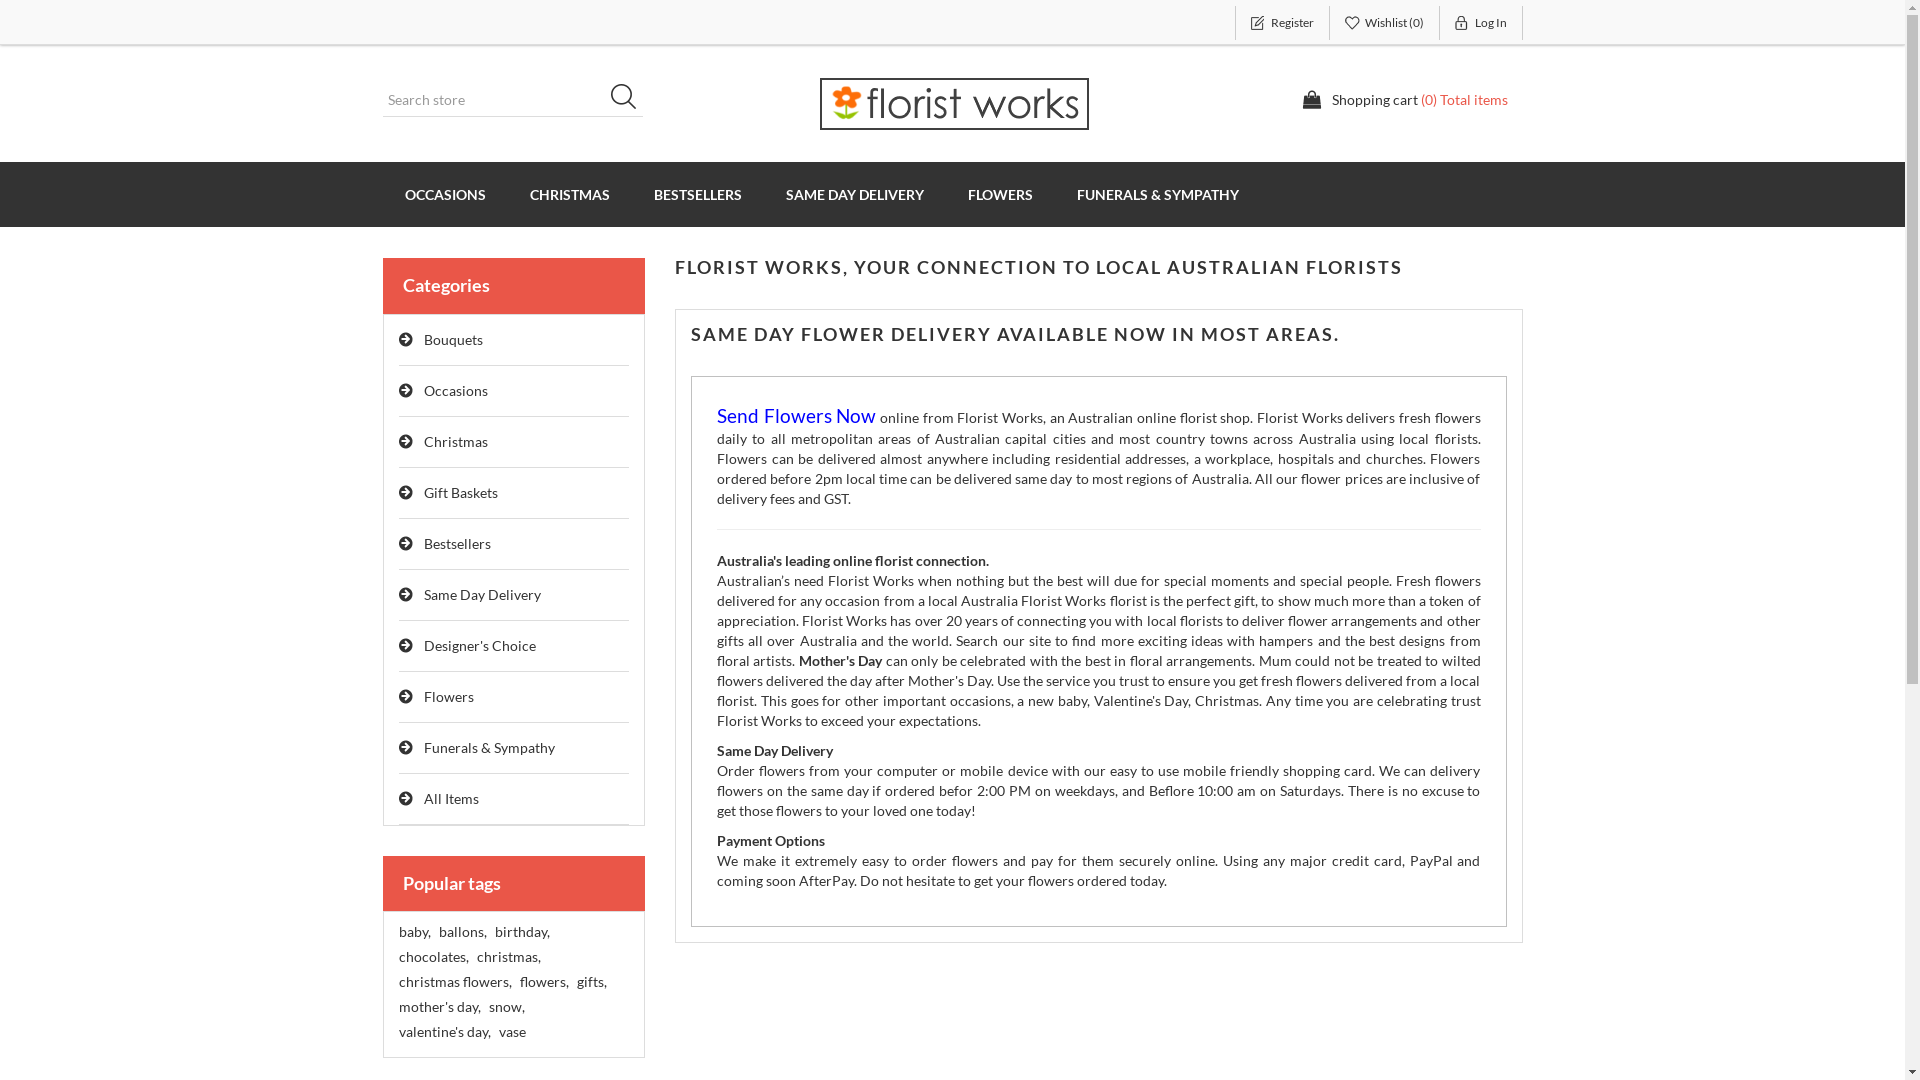  I want to click on 'chocolates,', so click(431, 955).